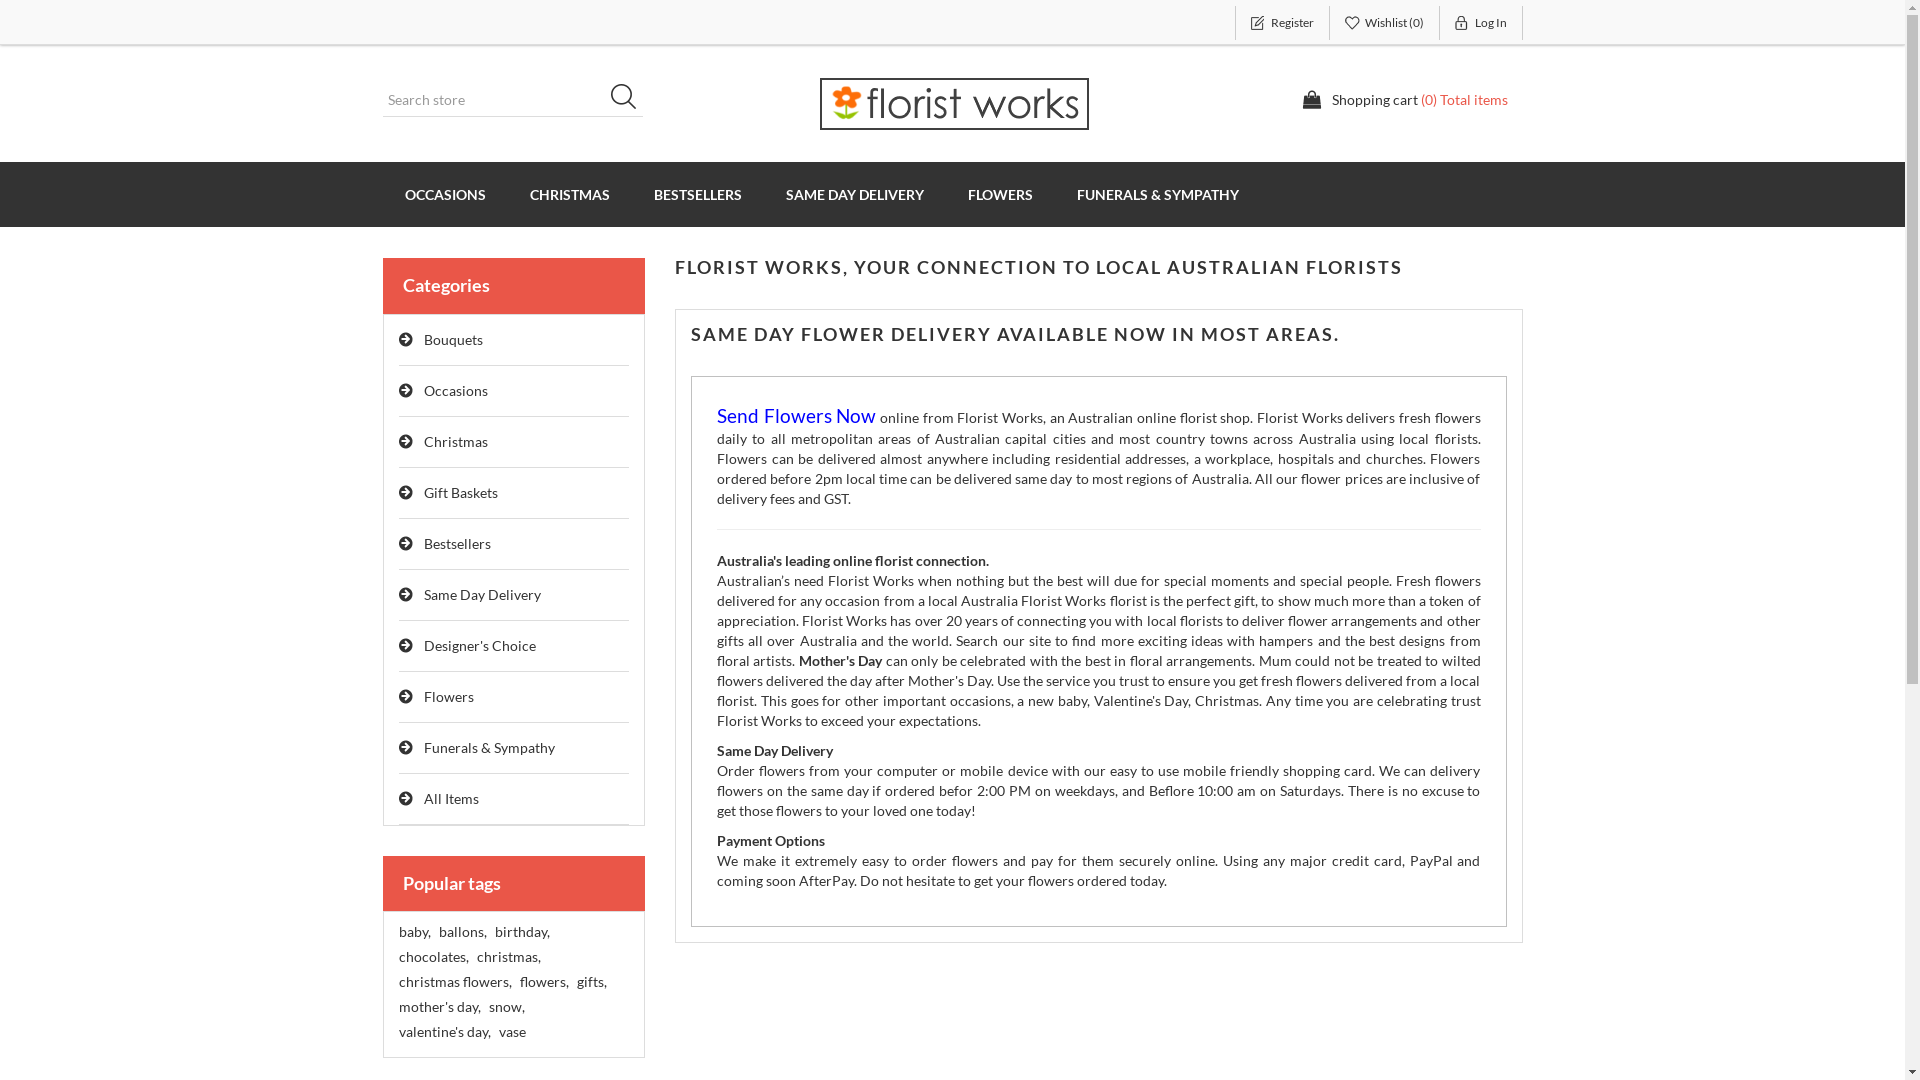  I want to click on 'chocolates,', so click(431, 955).